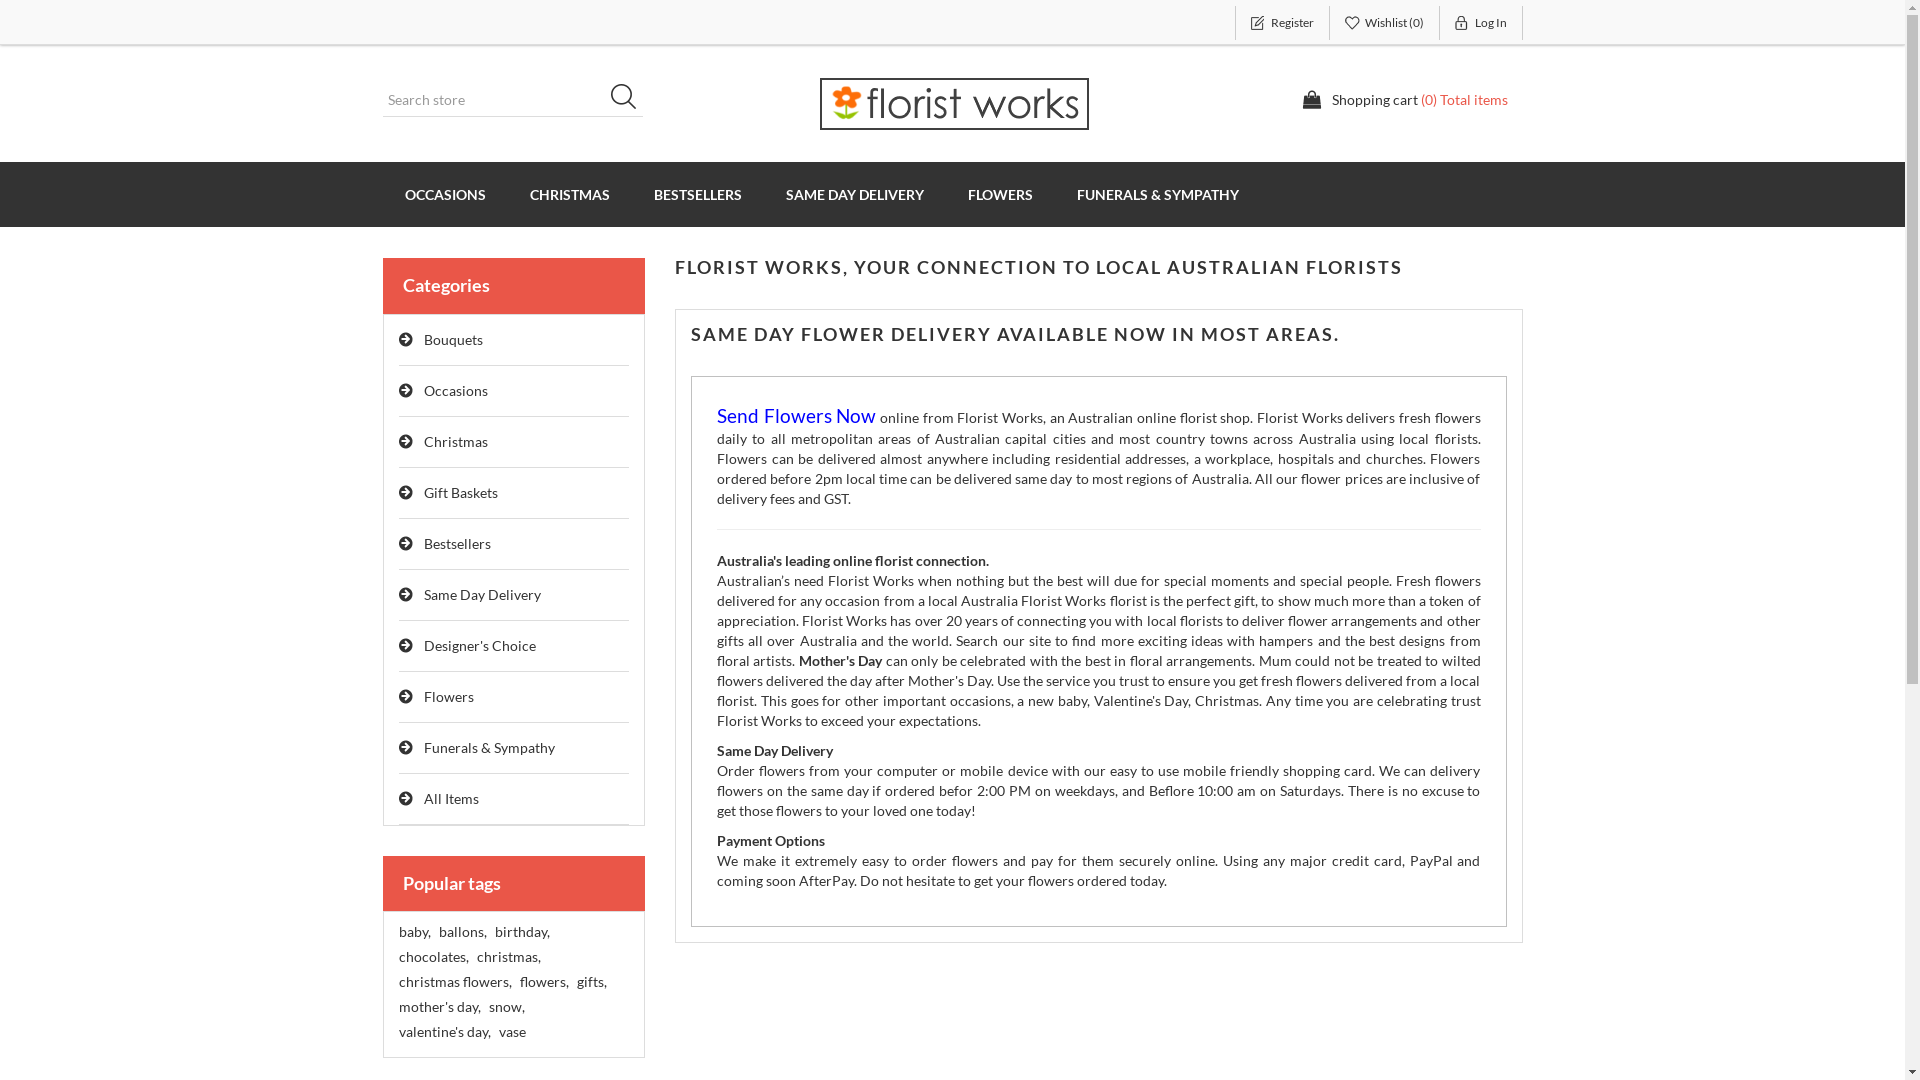  I want to click on 'chocolates,', so click(431, 955).